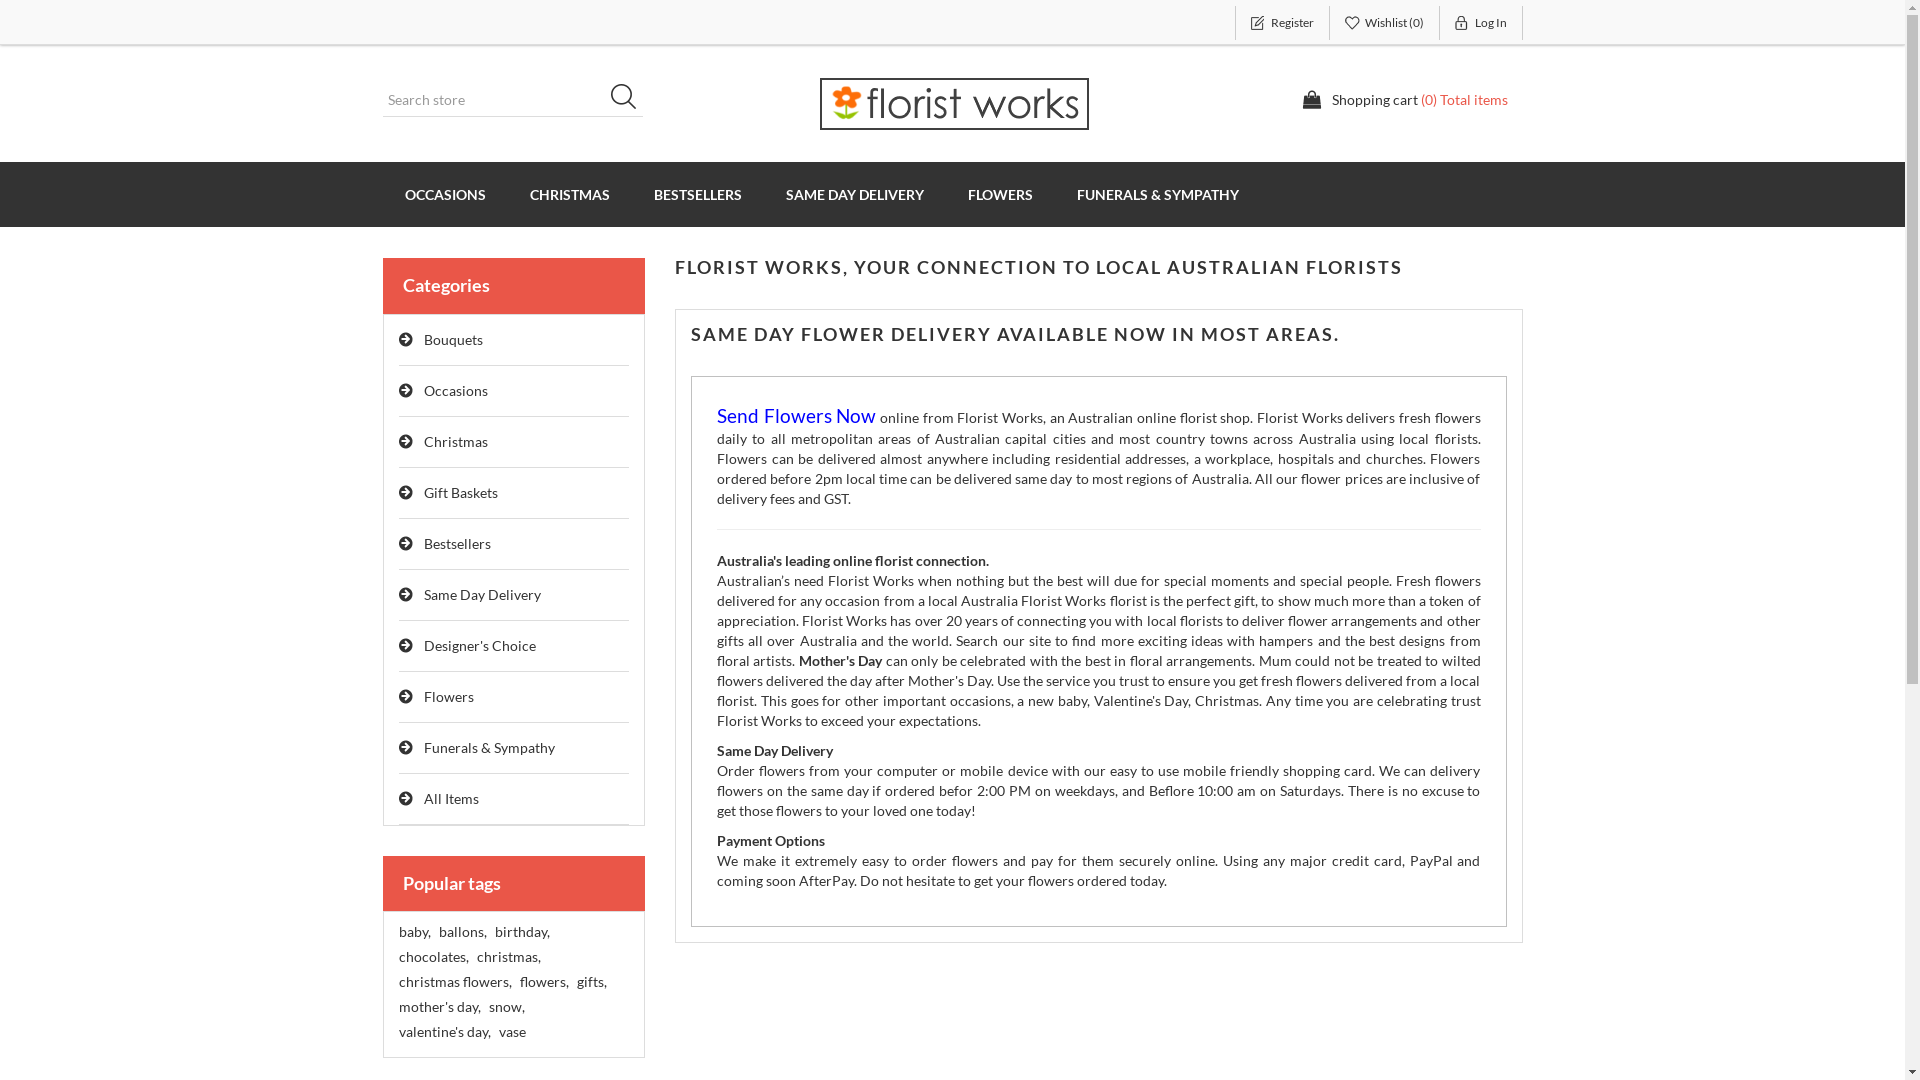  I want to click on 'chocolates,', so click(431, 955).